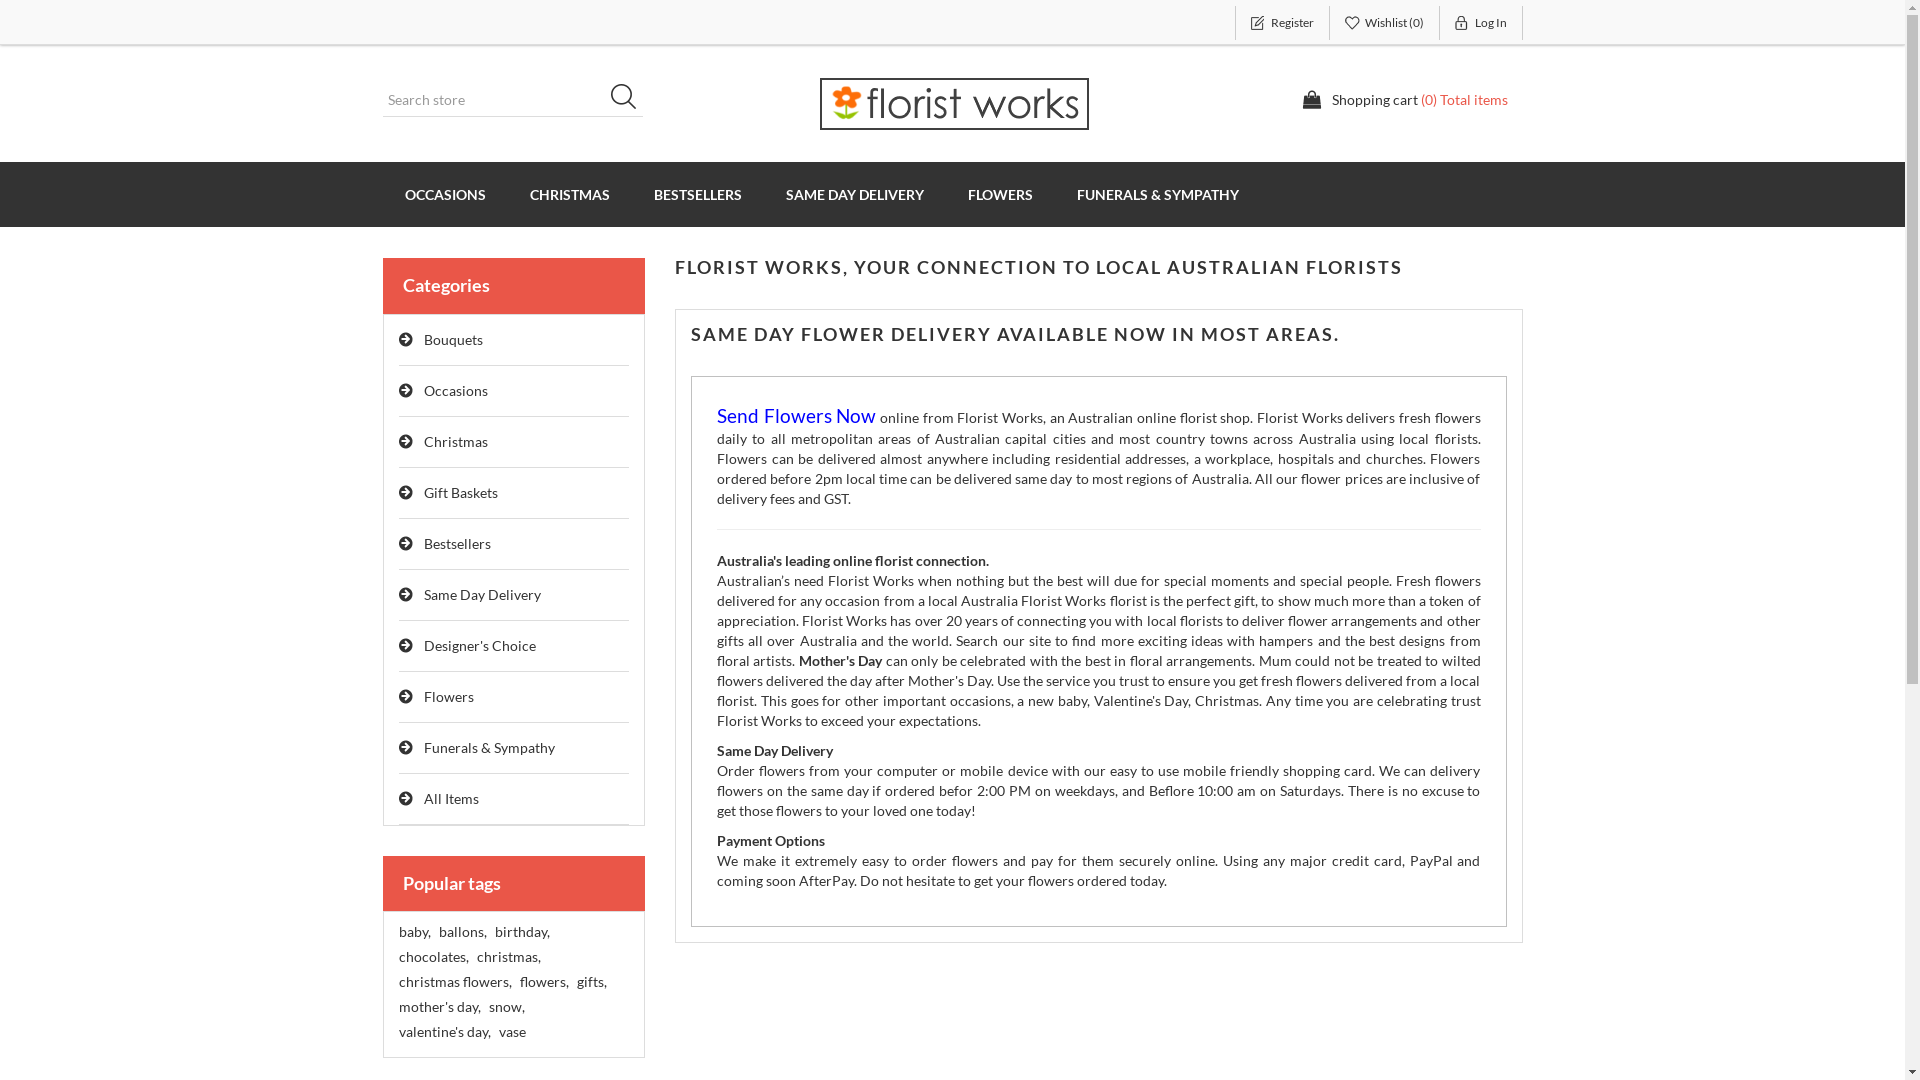  I want to click on 'chocolates,', so click(431, 955).